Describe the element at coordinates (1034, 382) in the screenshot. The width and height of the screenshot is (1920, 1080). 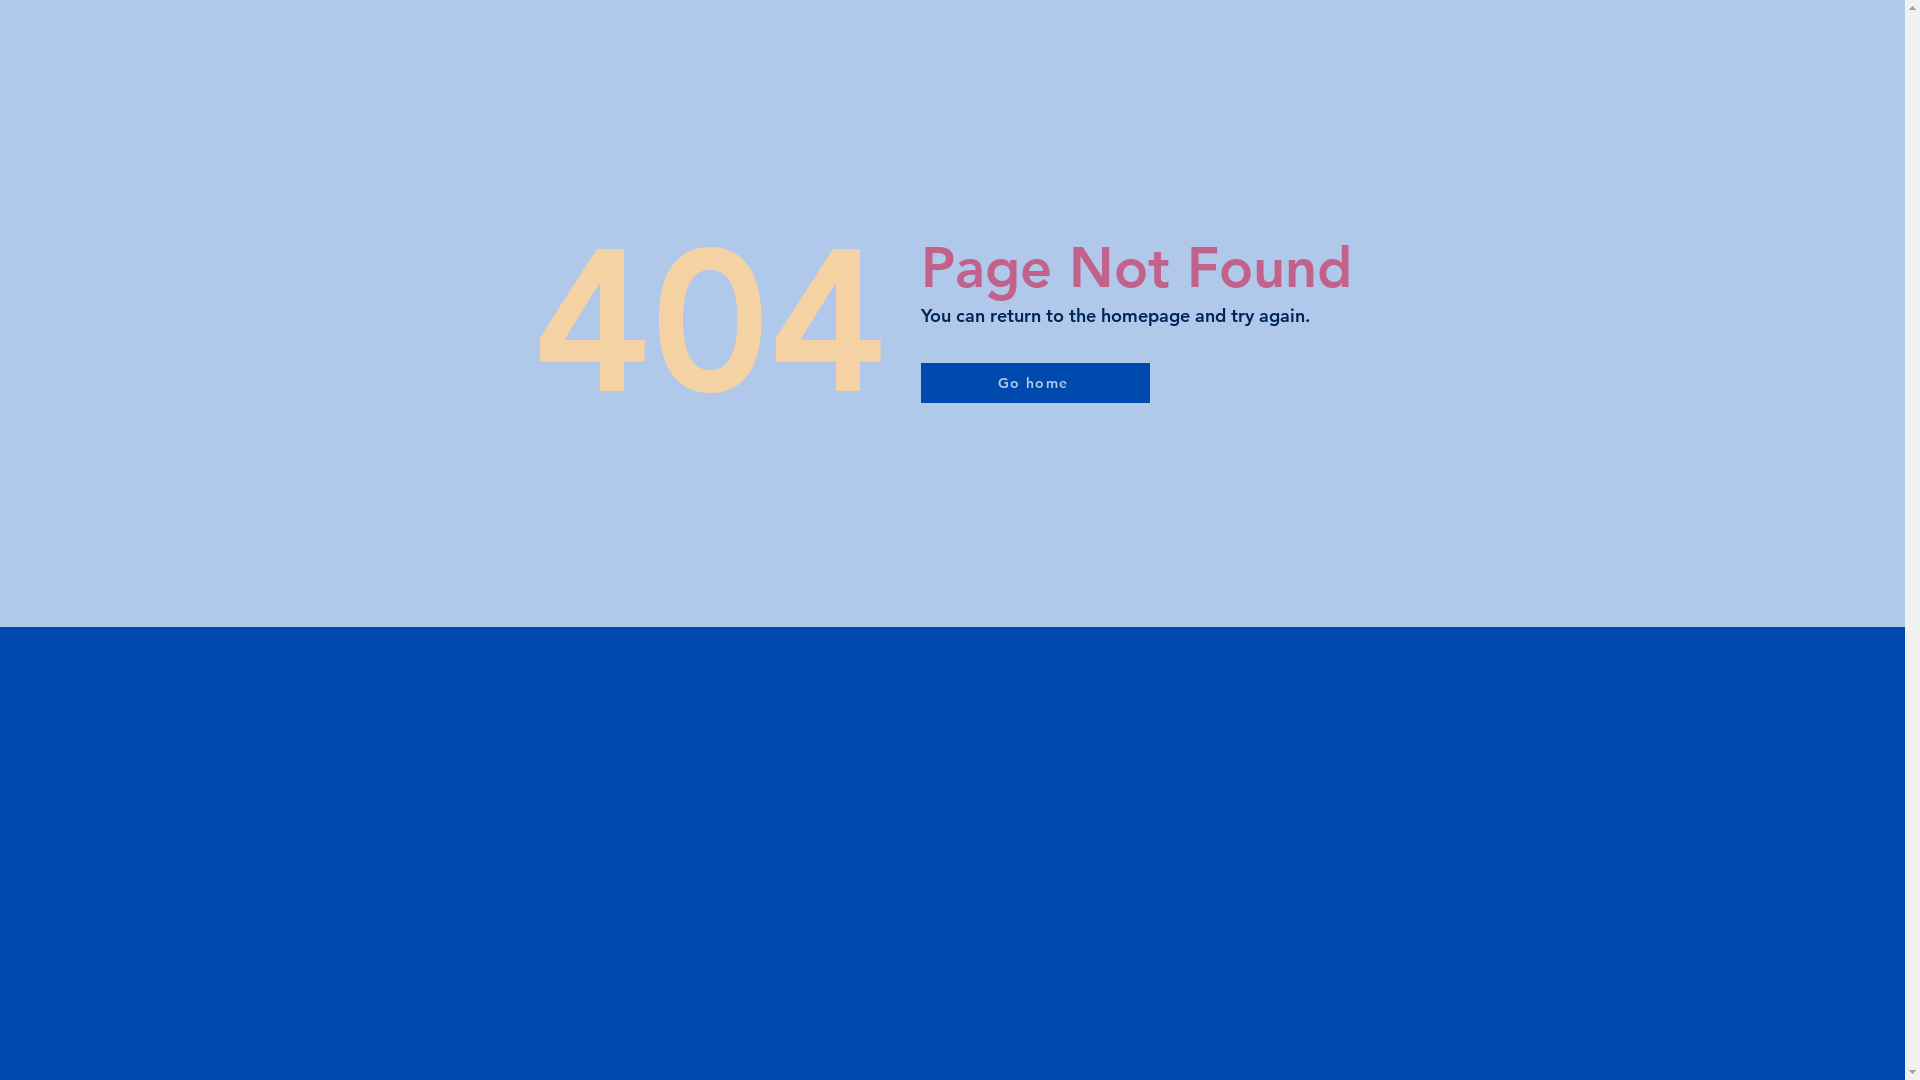
I see `'Go home'` at that location.